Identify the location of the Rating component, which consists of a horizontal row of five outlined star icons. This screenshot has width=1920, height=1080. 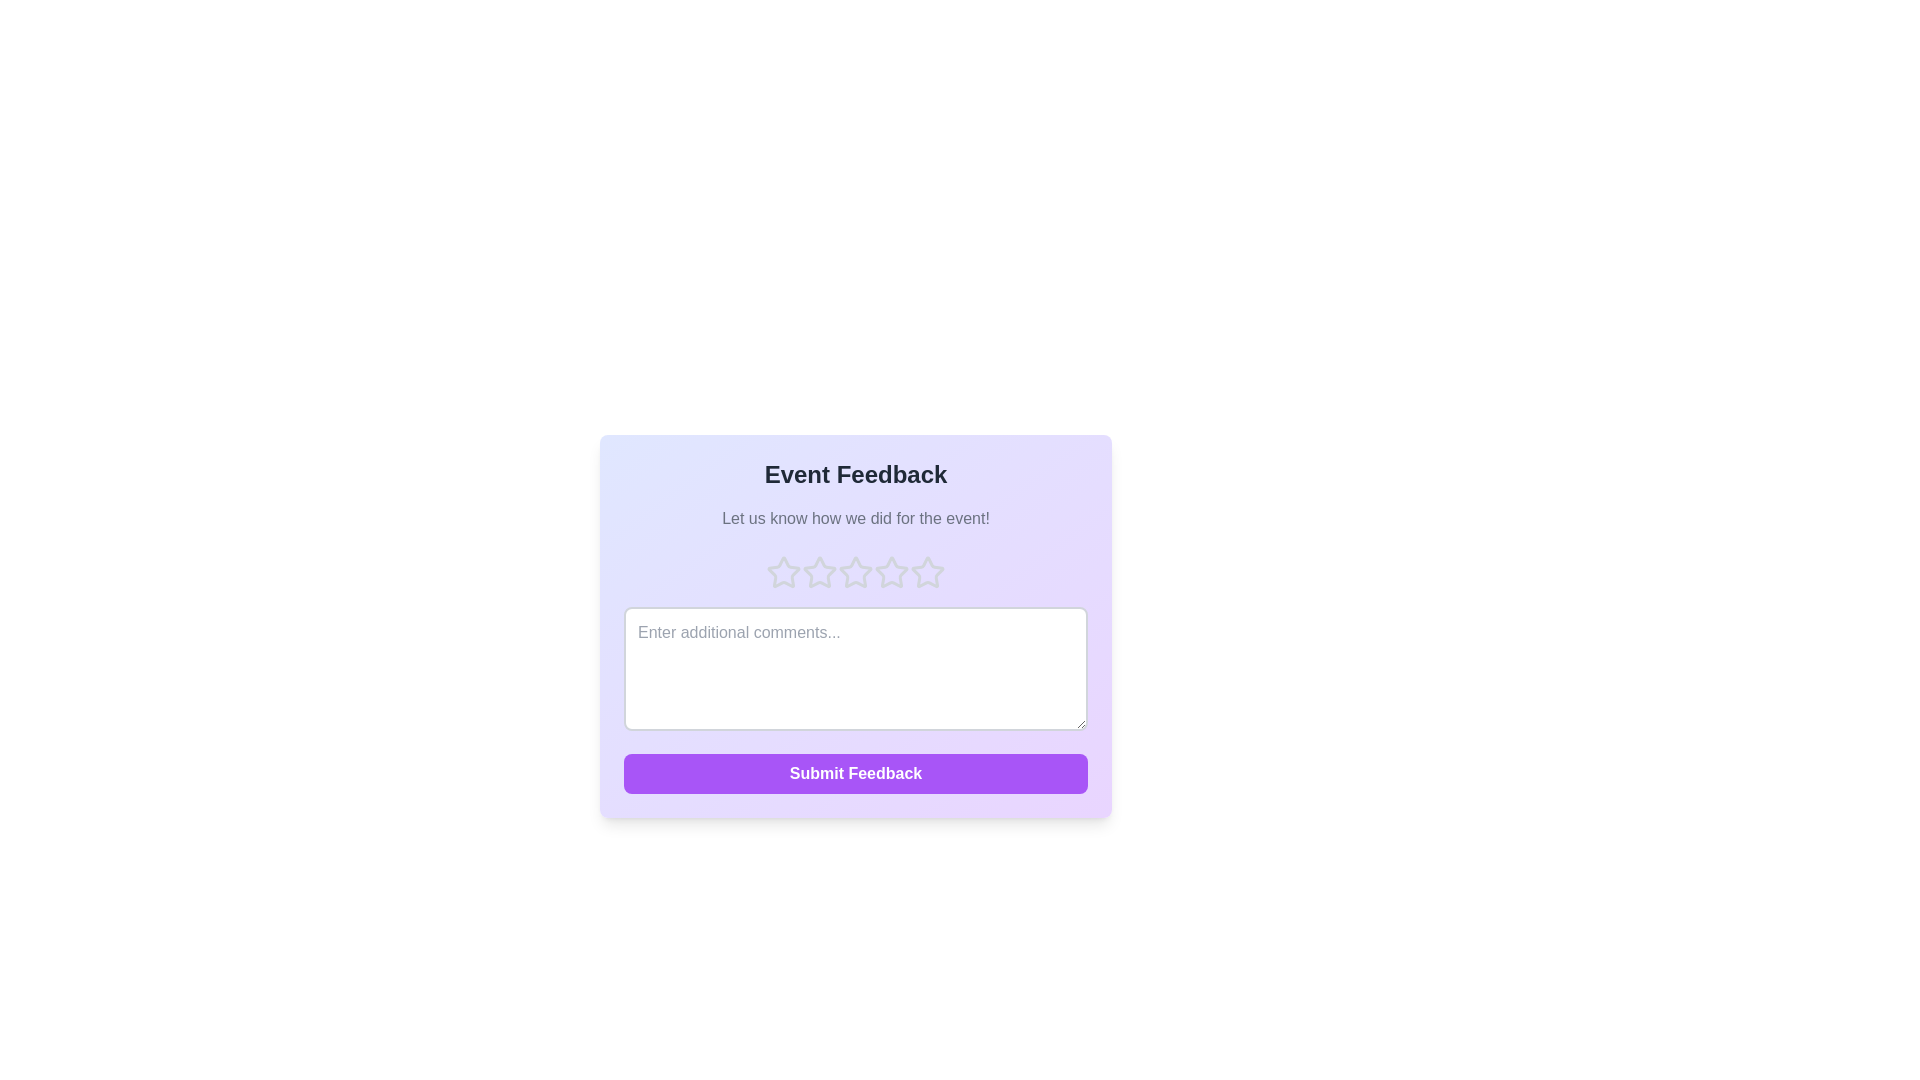
(855, 573).